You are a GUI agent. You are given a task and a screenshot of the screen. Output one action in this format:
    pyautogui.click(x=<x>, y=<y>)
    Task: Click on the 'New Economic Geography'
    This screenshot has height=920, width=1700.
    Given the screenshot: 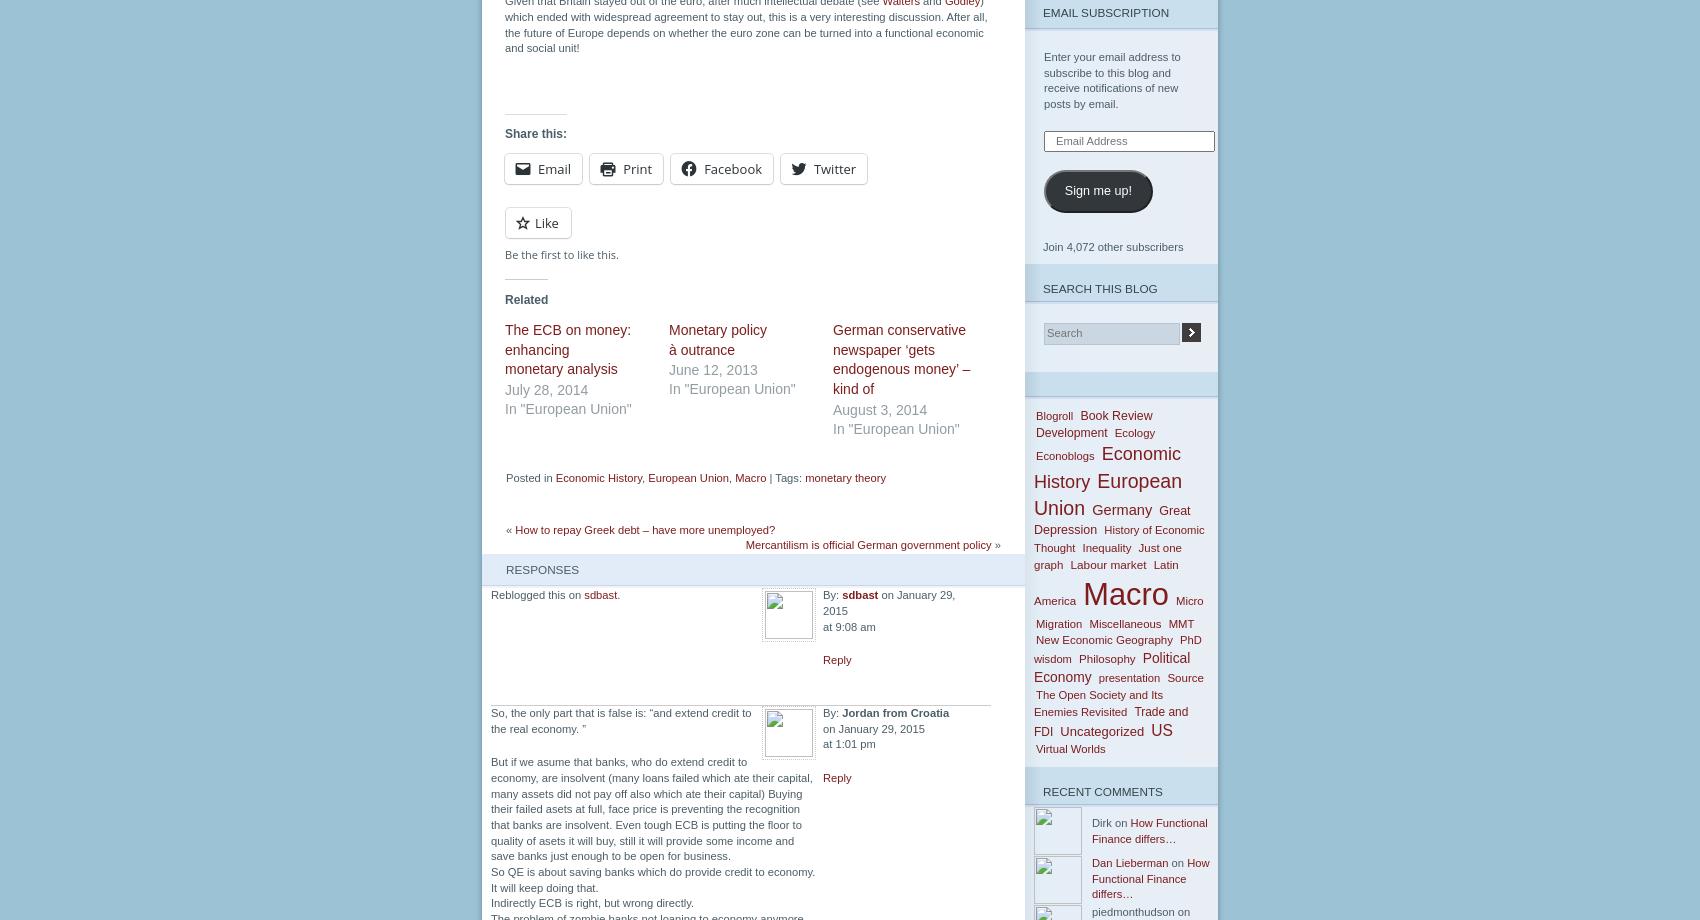 What is the action you would take?
    pyautogui.click(x=1103, y=639)
    